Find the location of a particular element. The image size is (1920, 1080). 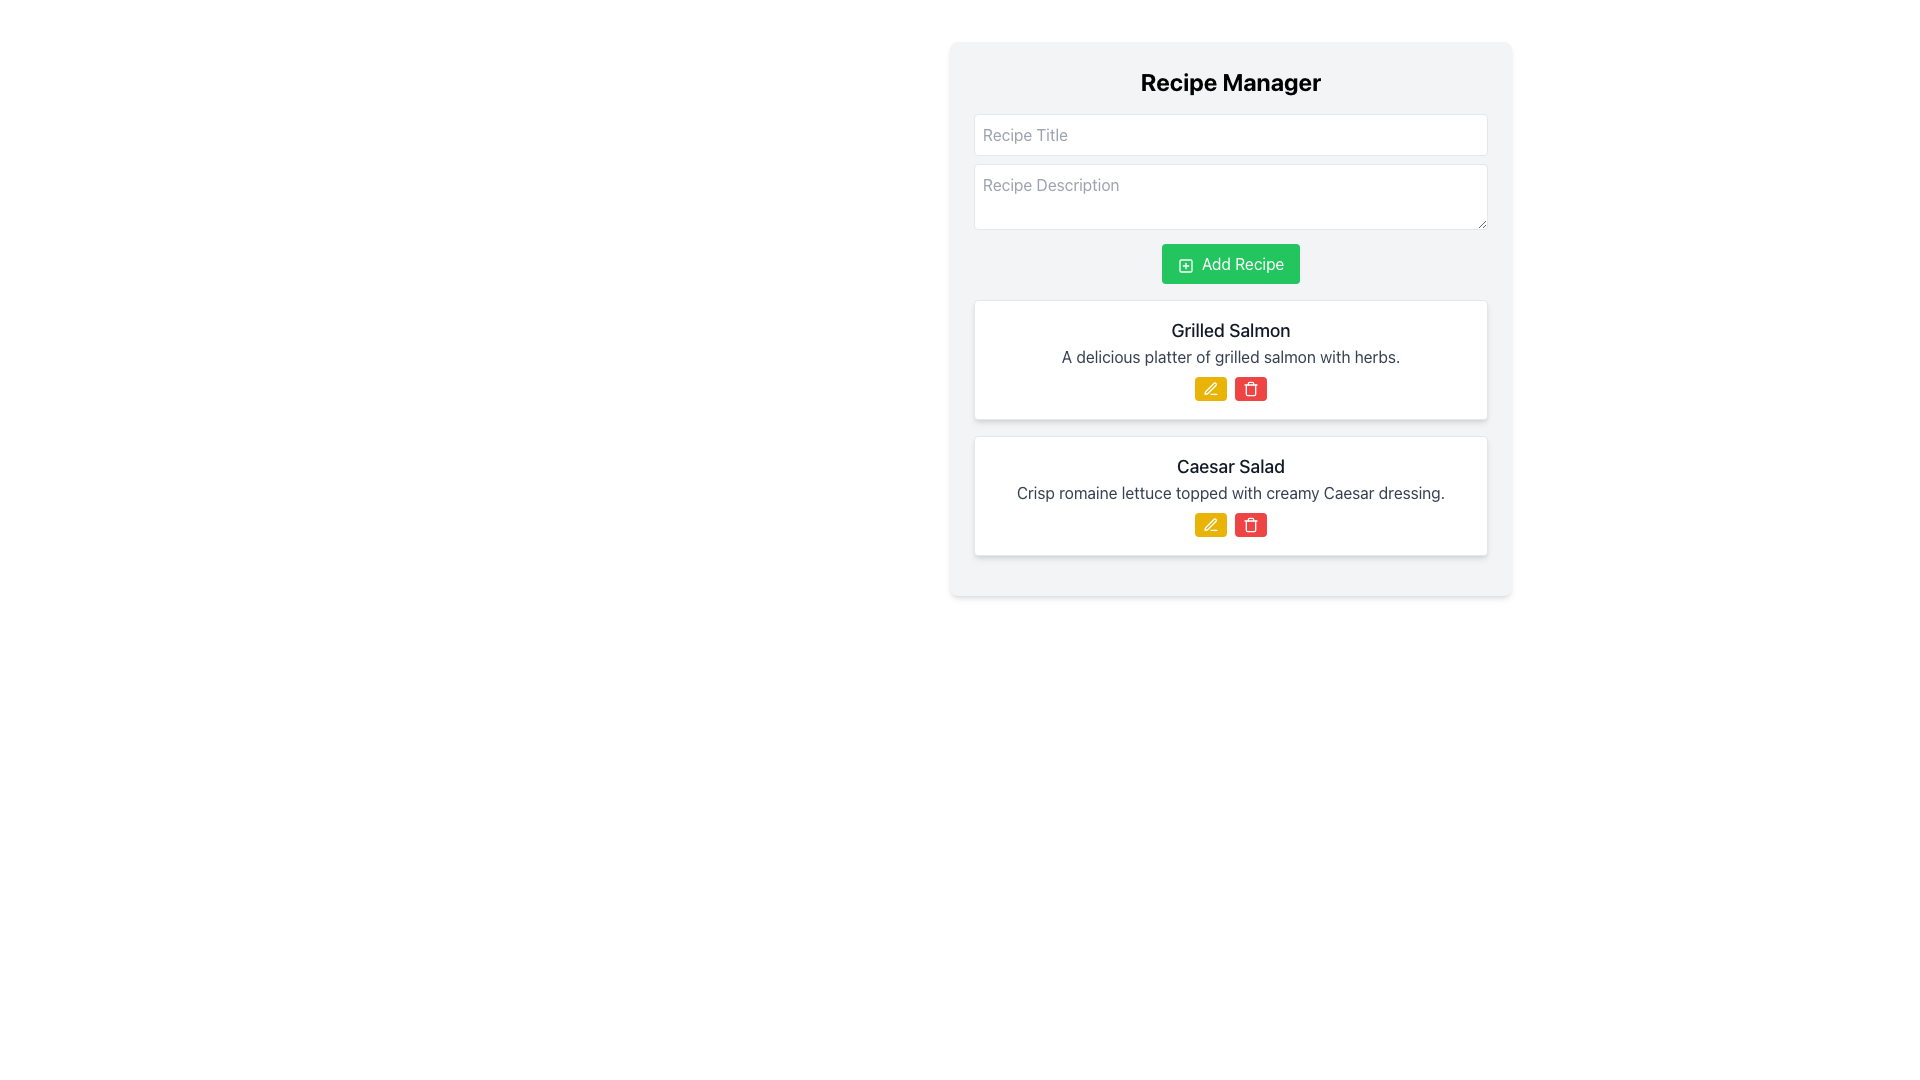

the small square icon with a '+' symbol inside, located within the green button labeled 'Add Recipe.' is located at coordinates (1185, 264).